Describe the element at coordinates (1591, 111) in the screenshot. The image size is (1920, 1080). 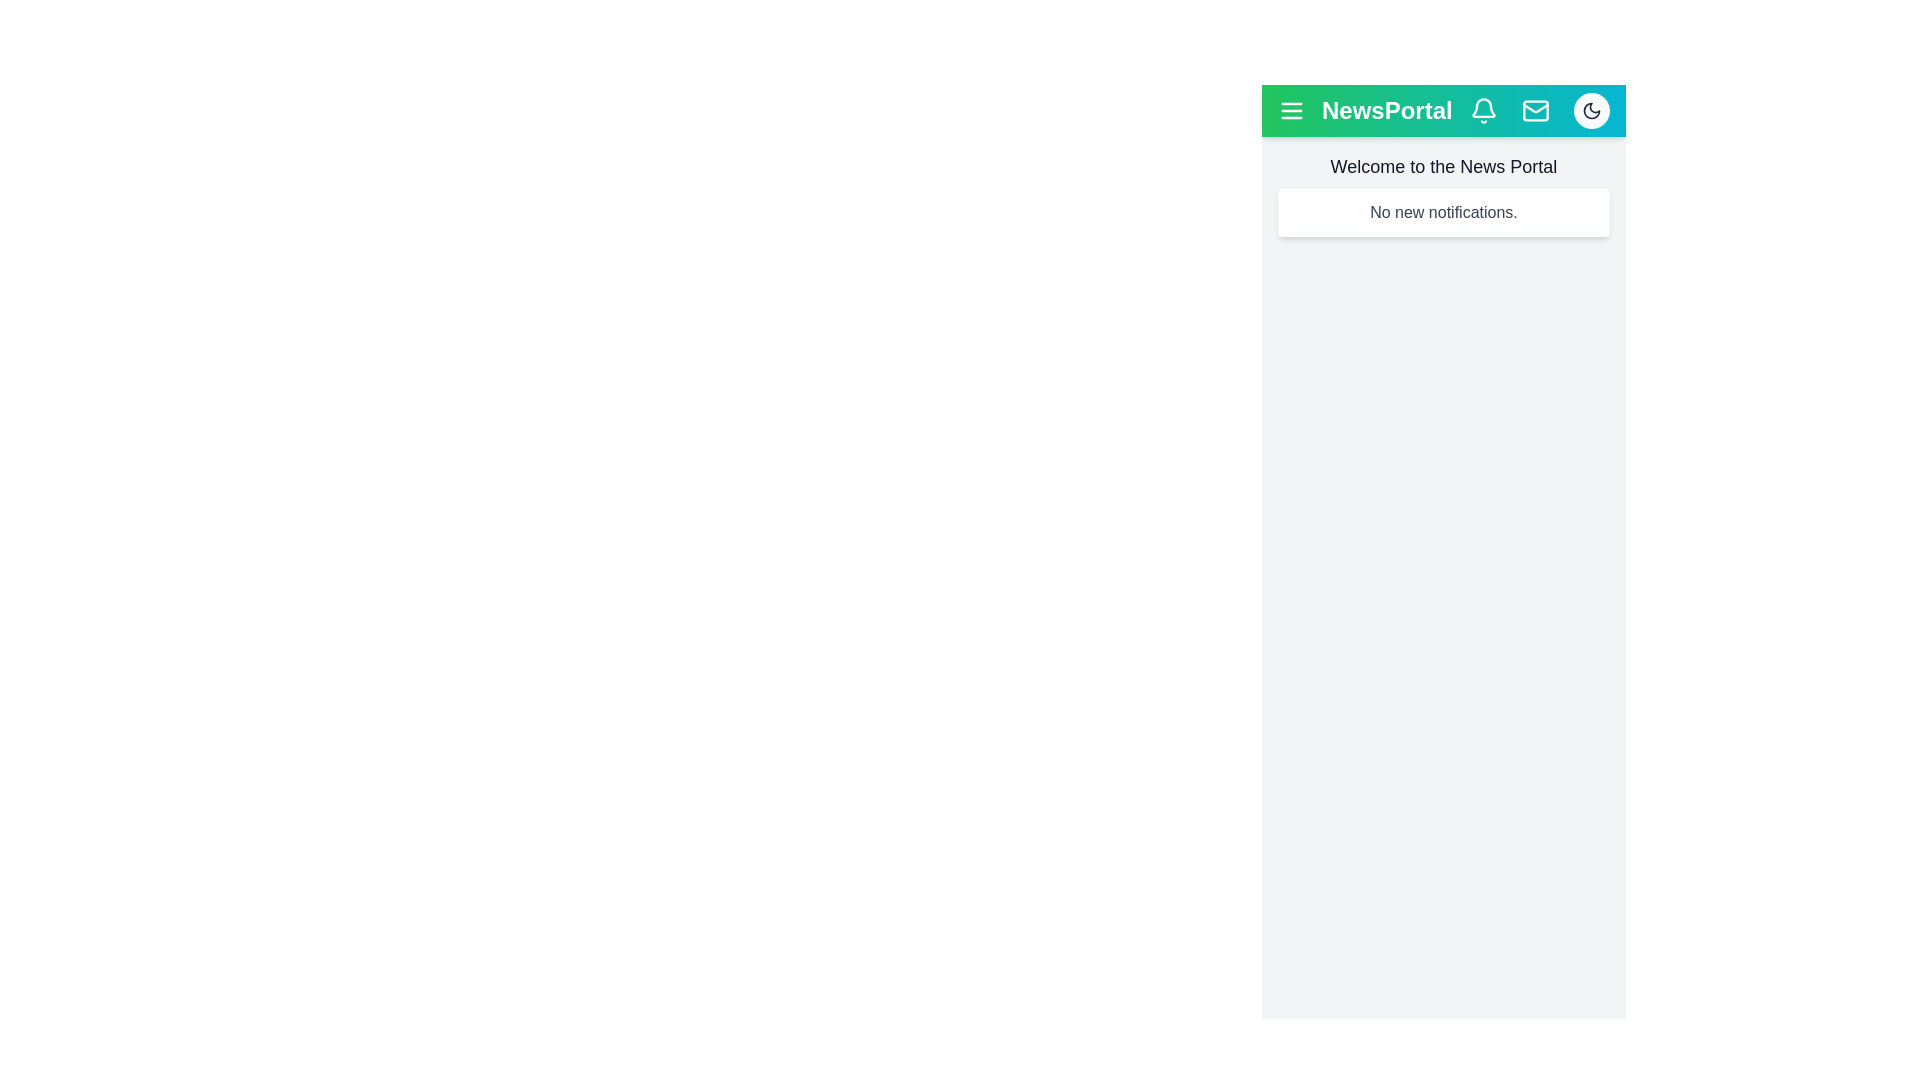
I see `the button with the moon icon to toggle the theme` at that location.